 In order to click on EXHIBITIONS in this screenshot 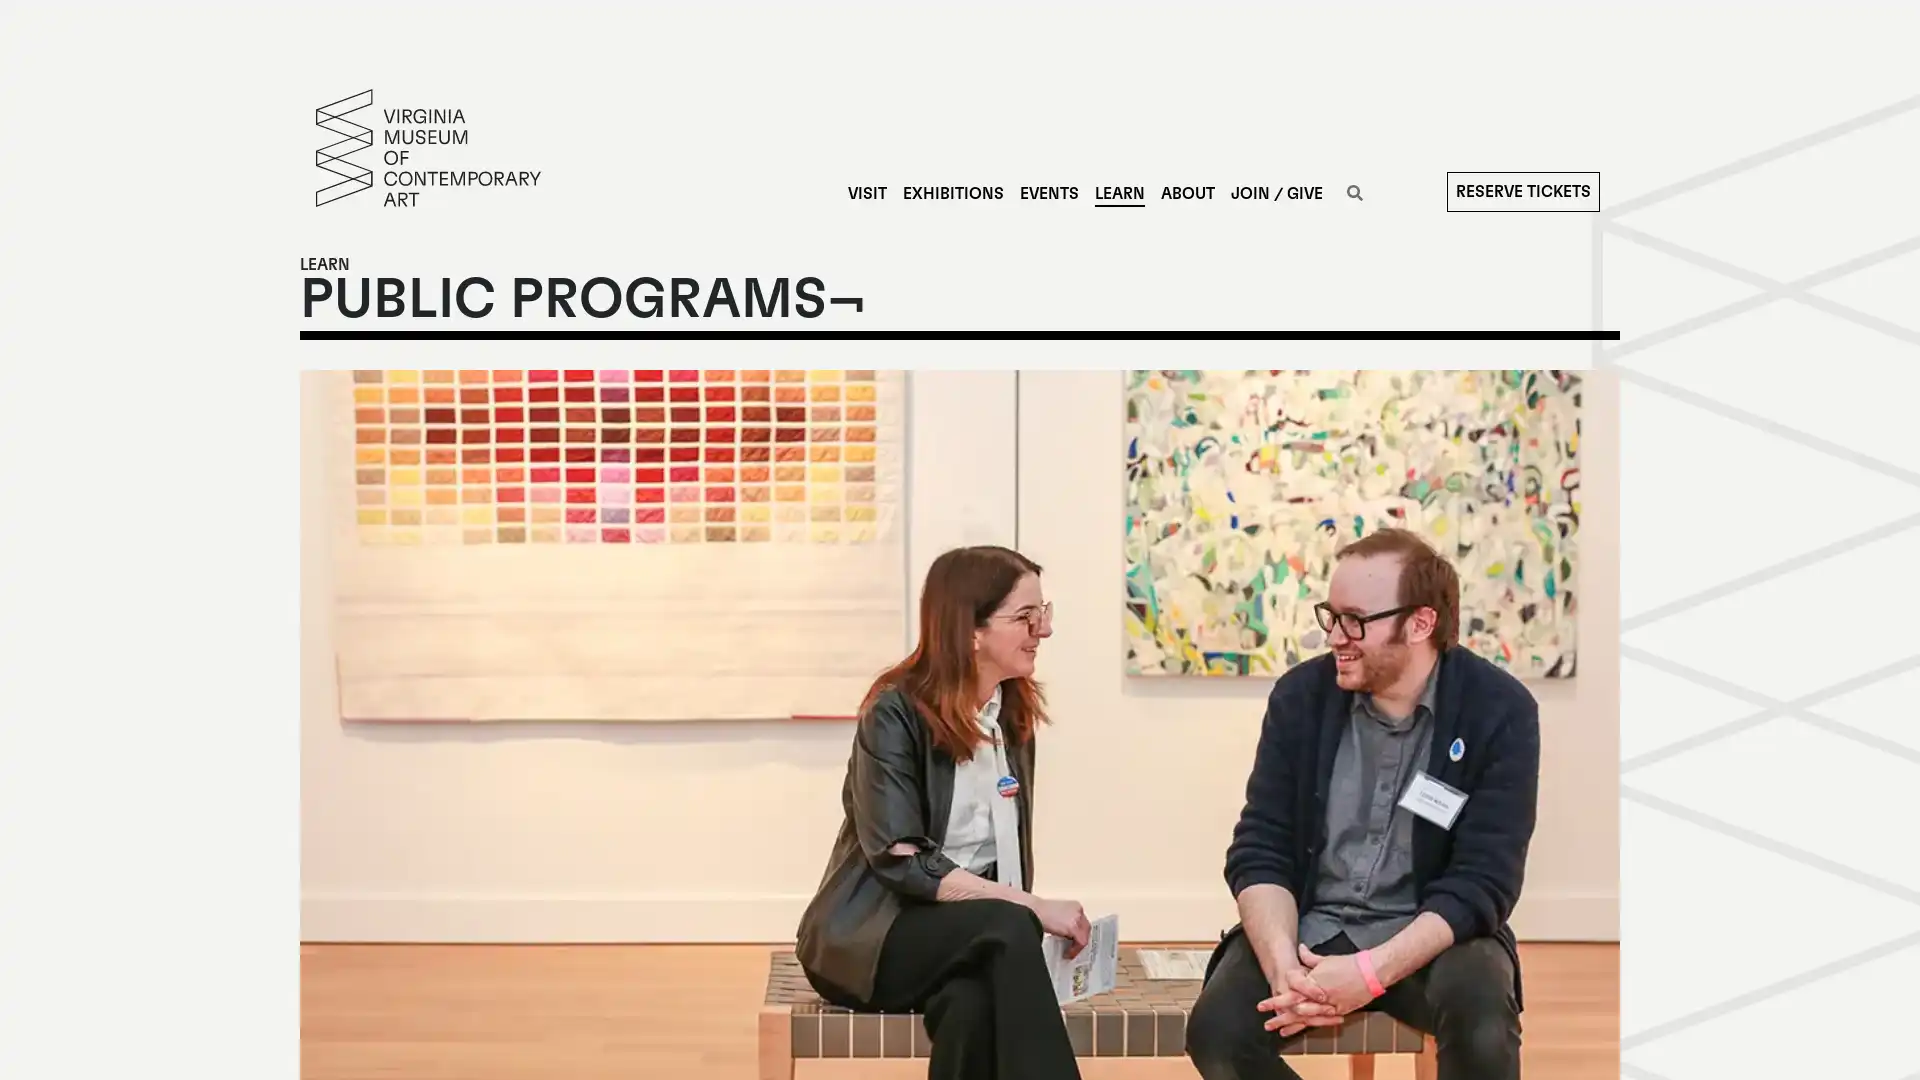, I will do `click(951, 193)`.